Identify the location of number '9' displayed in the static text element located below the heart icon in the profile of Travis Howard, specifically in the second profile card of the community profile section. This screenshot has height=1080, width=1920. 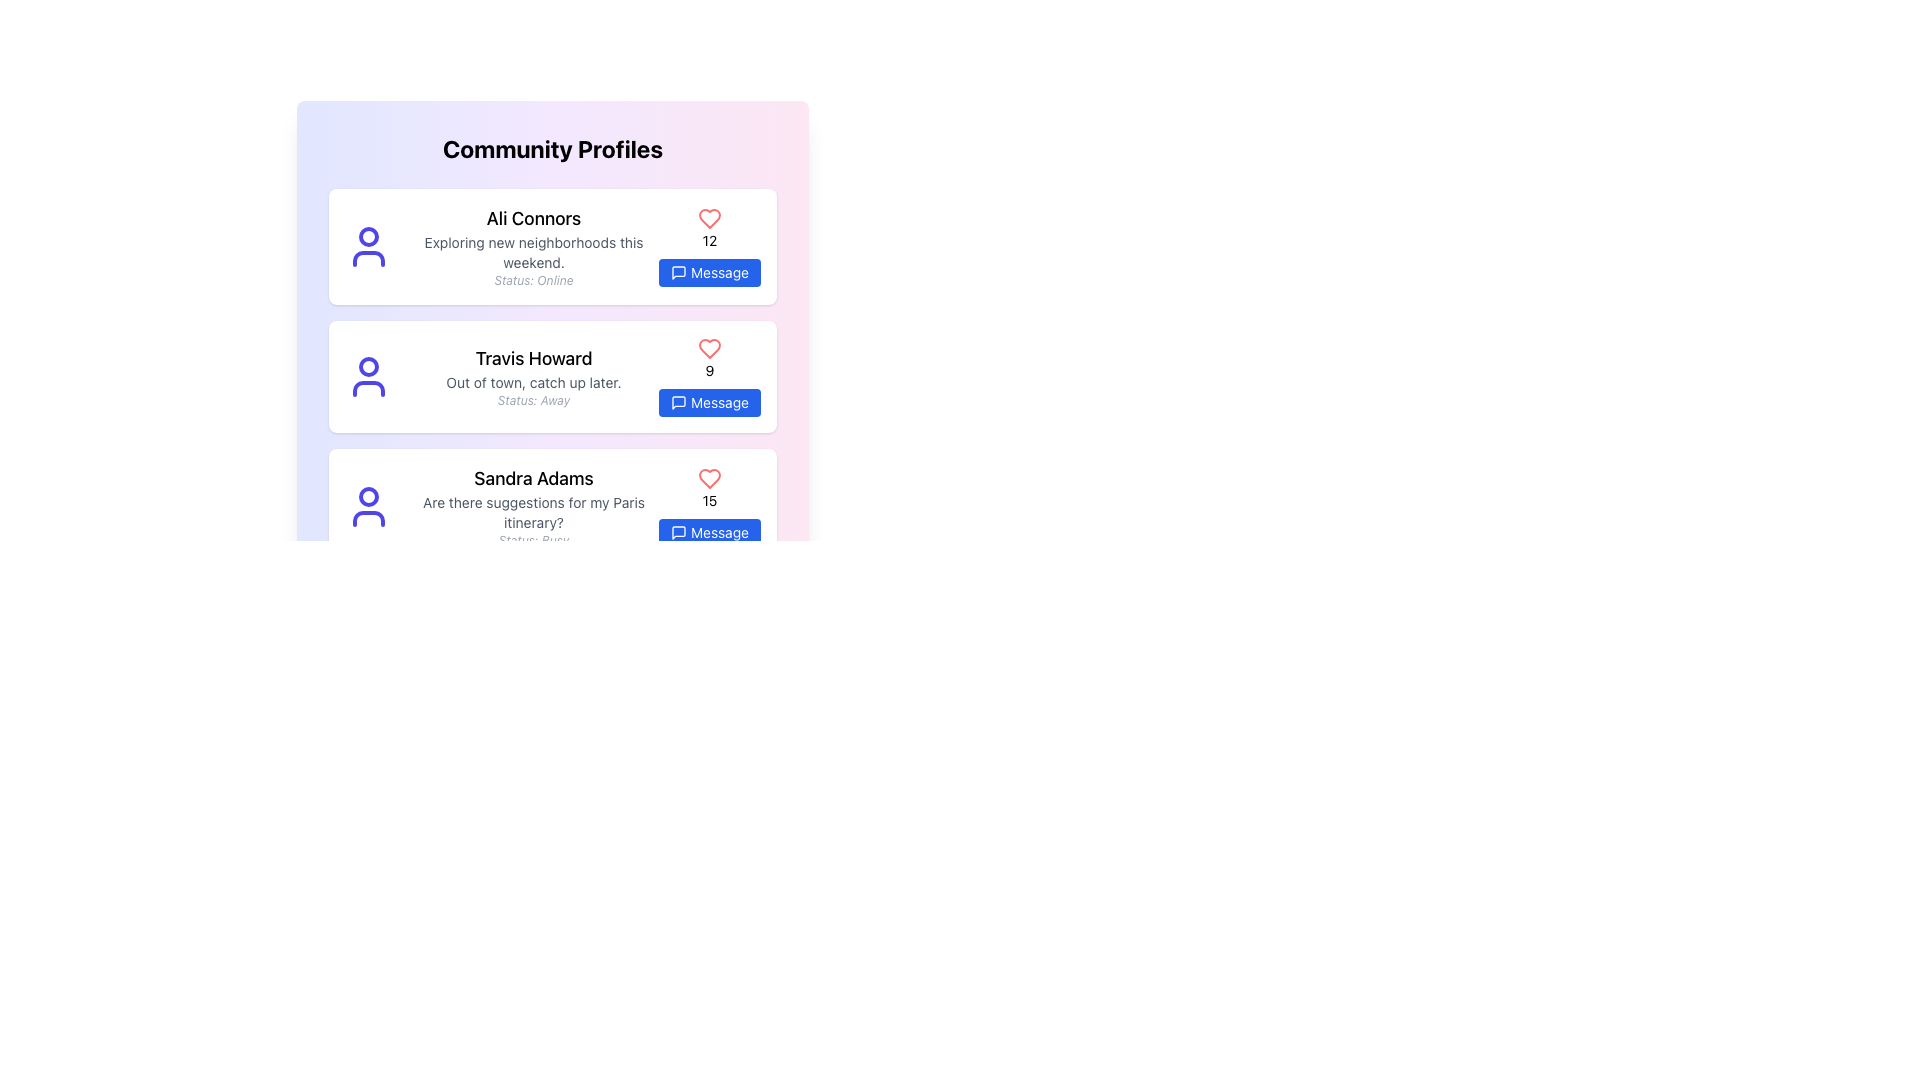
(710, 370).